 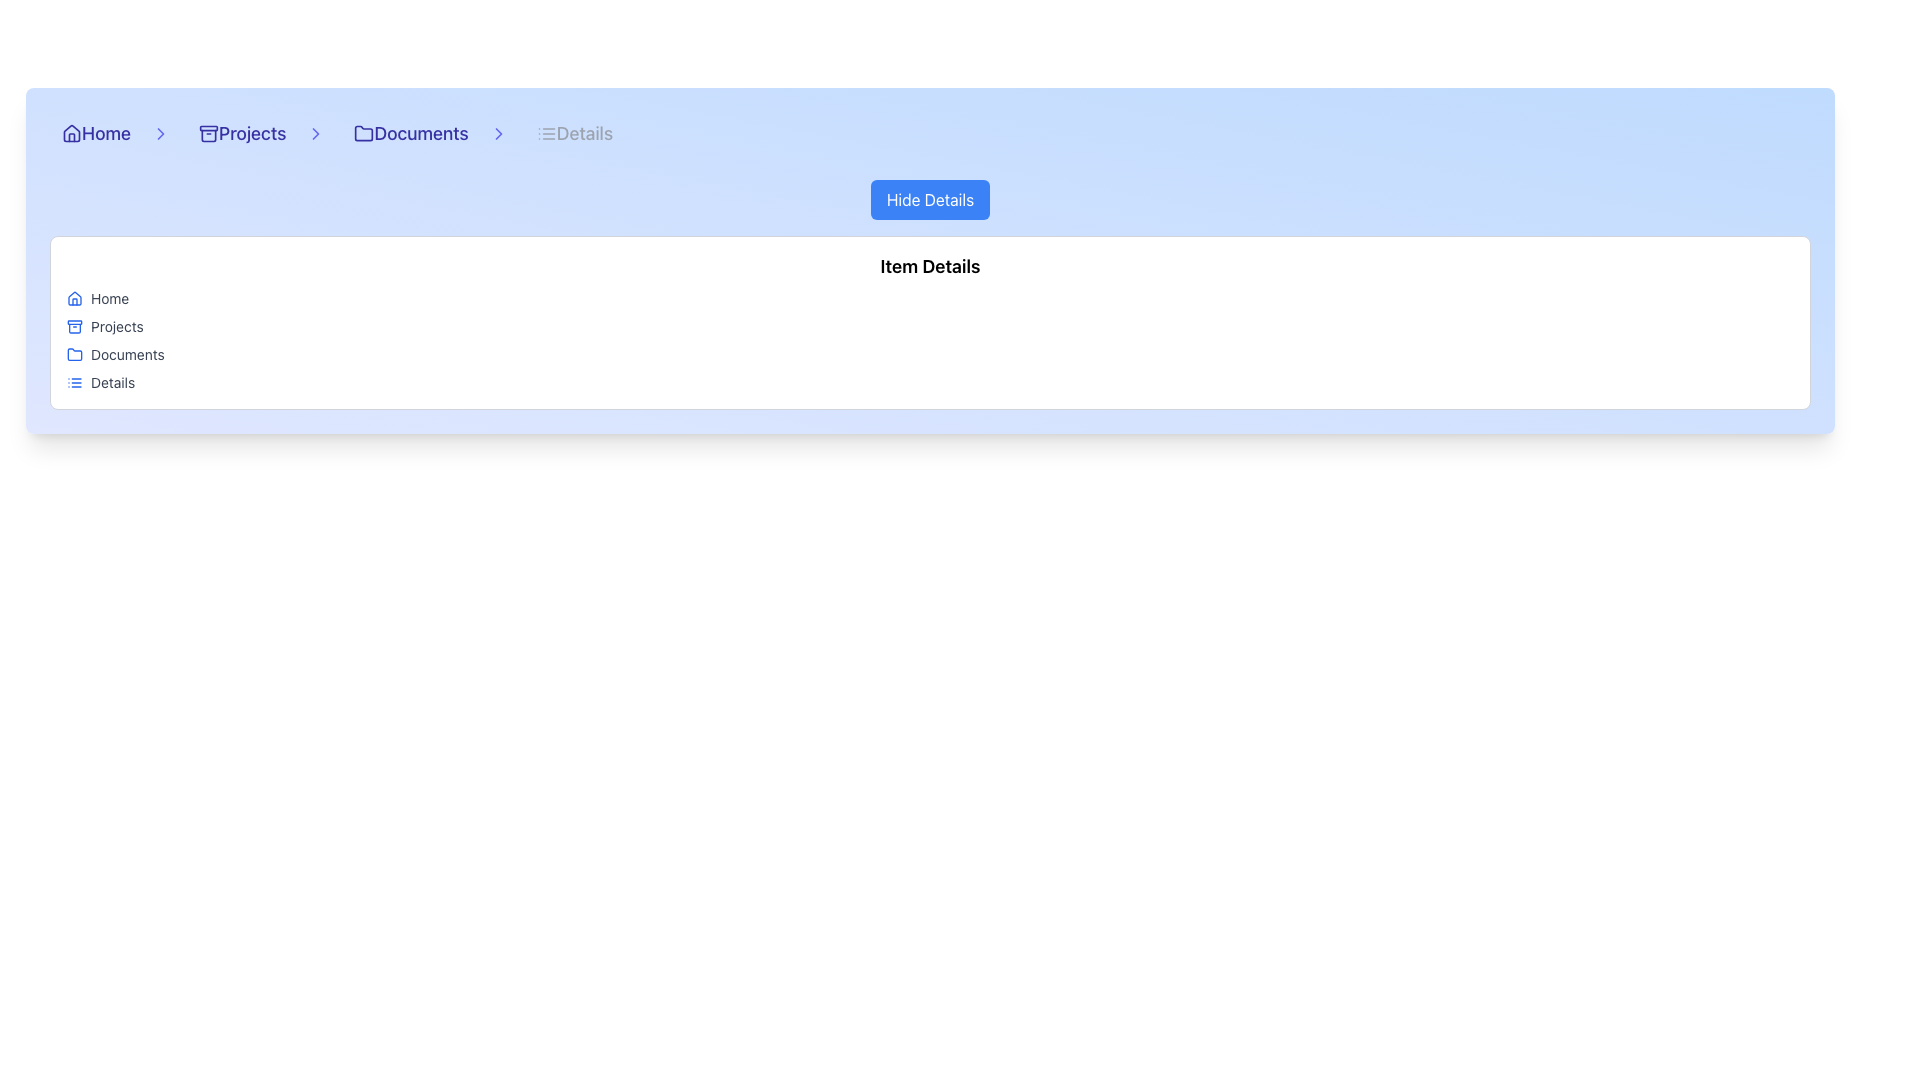 What do you see at coordinates (251, 134) in the screenshot?
I see `the 'Projects' text label in the breadcrumb navigation bar` at bounding box center [251, 134].